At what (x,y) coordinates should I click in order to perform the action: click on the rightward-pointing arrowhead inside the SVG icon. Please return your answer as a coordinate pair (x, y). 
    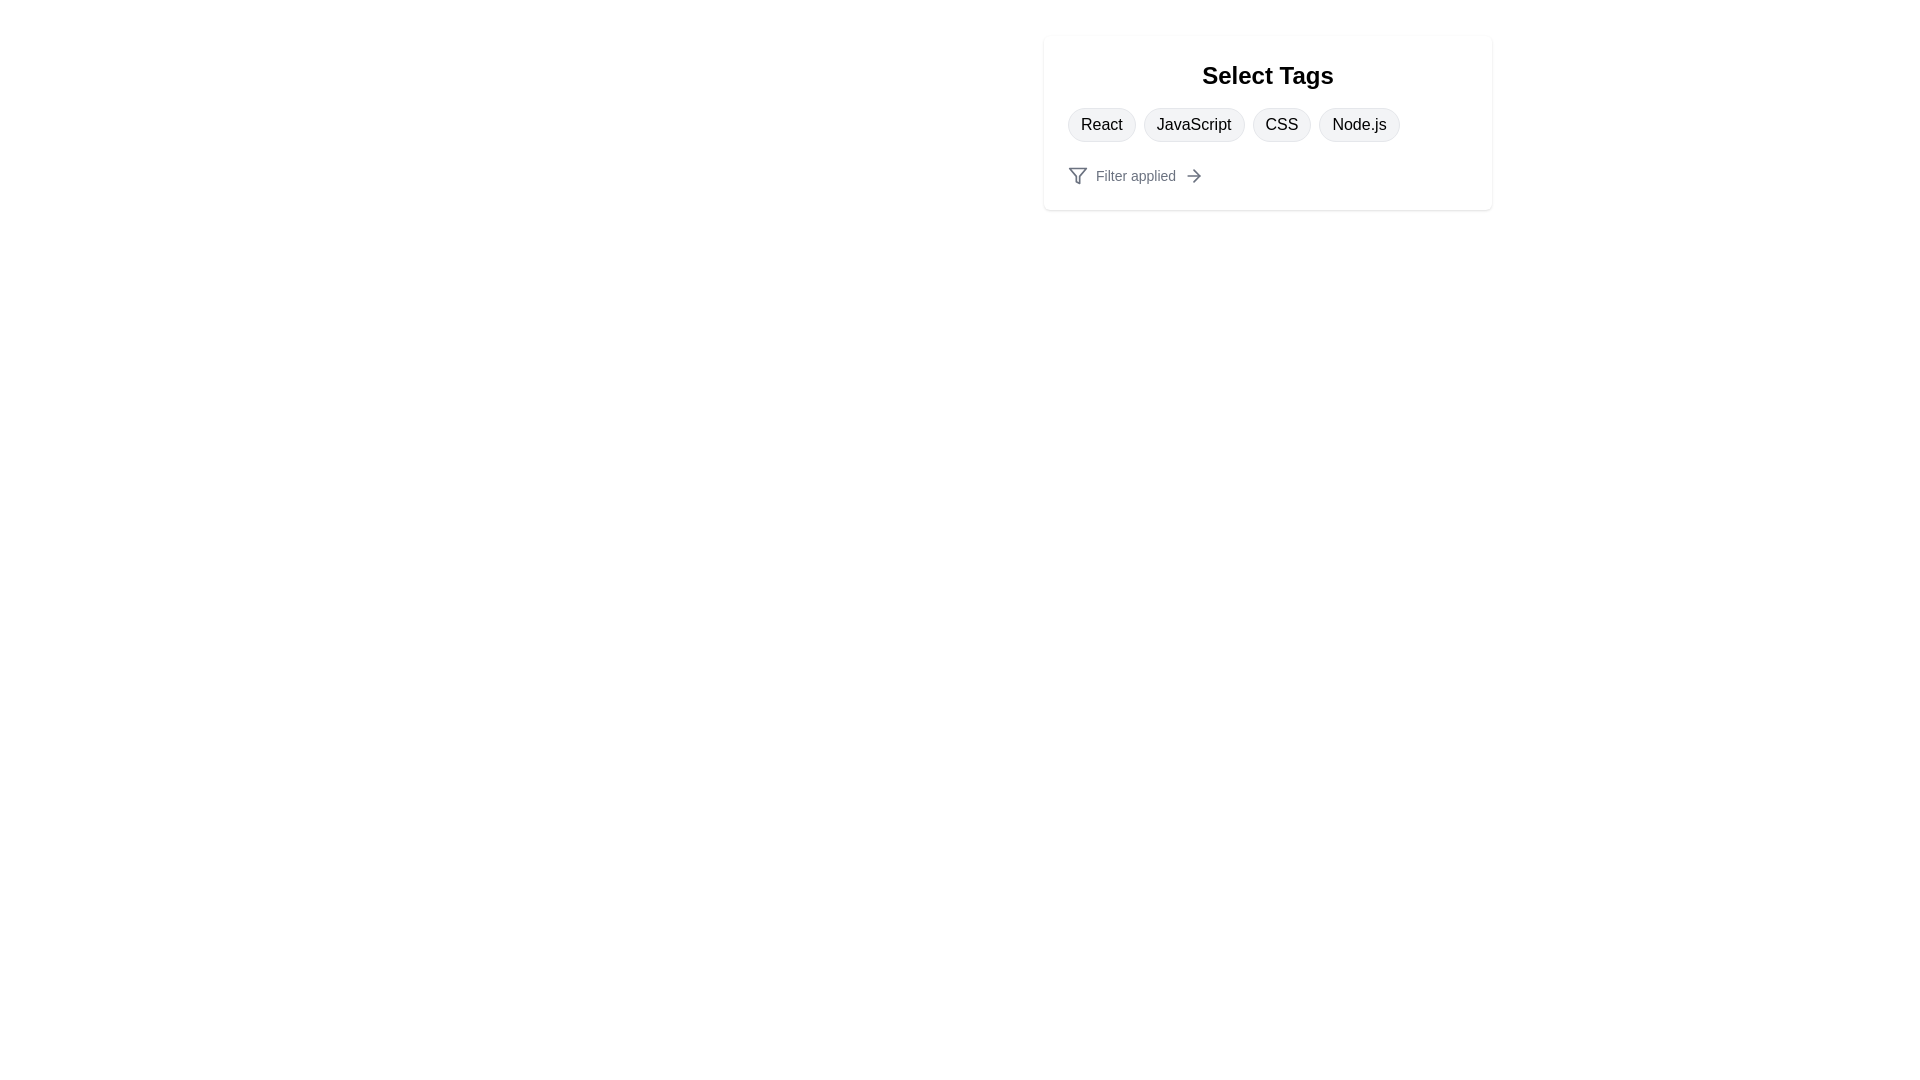
    Looking at the image, I should click on (1197, 175).